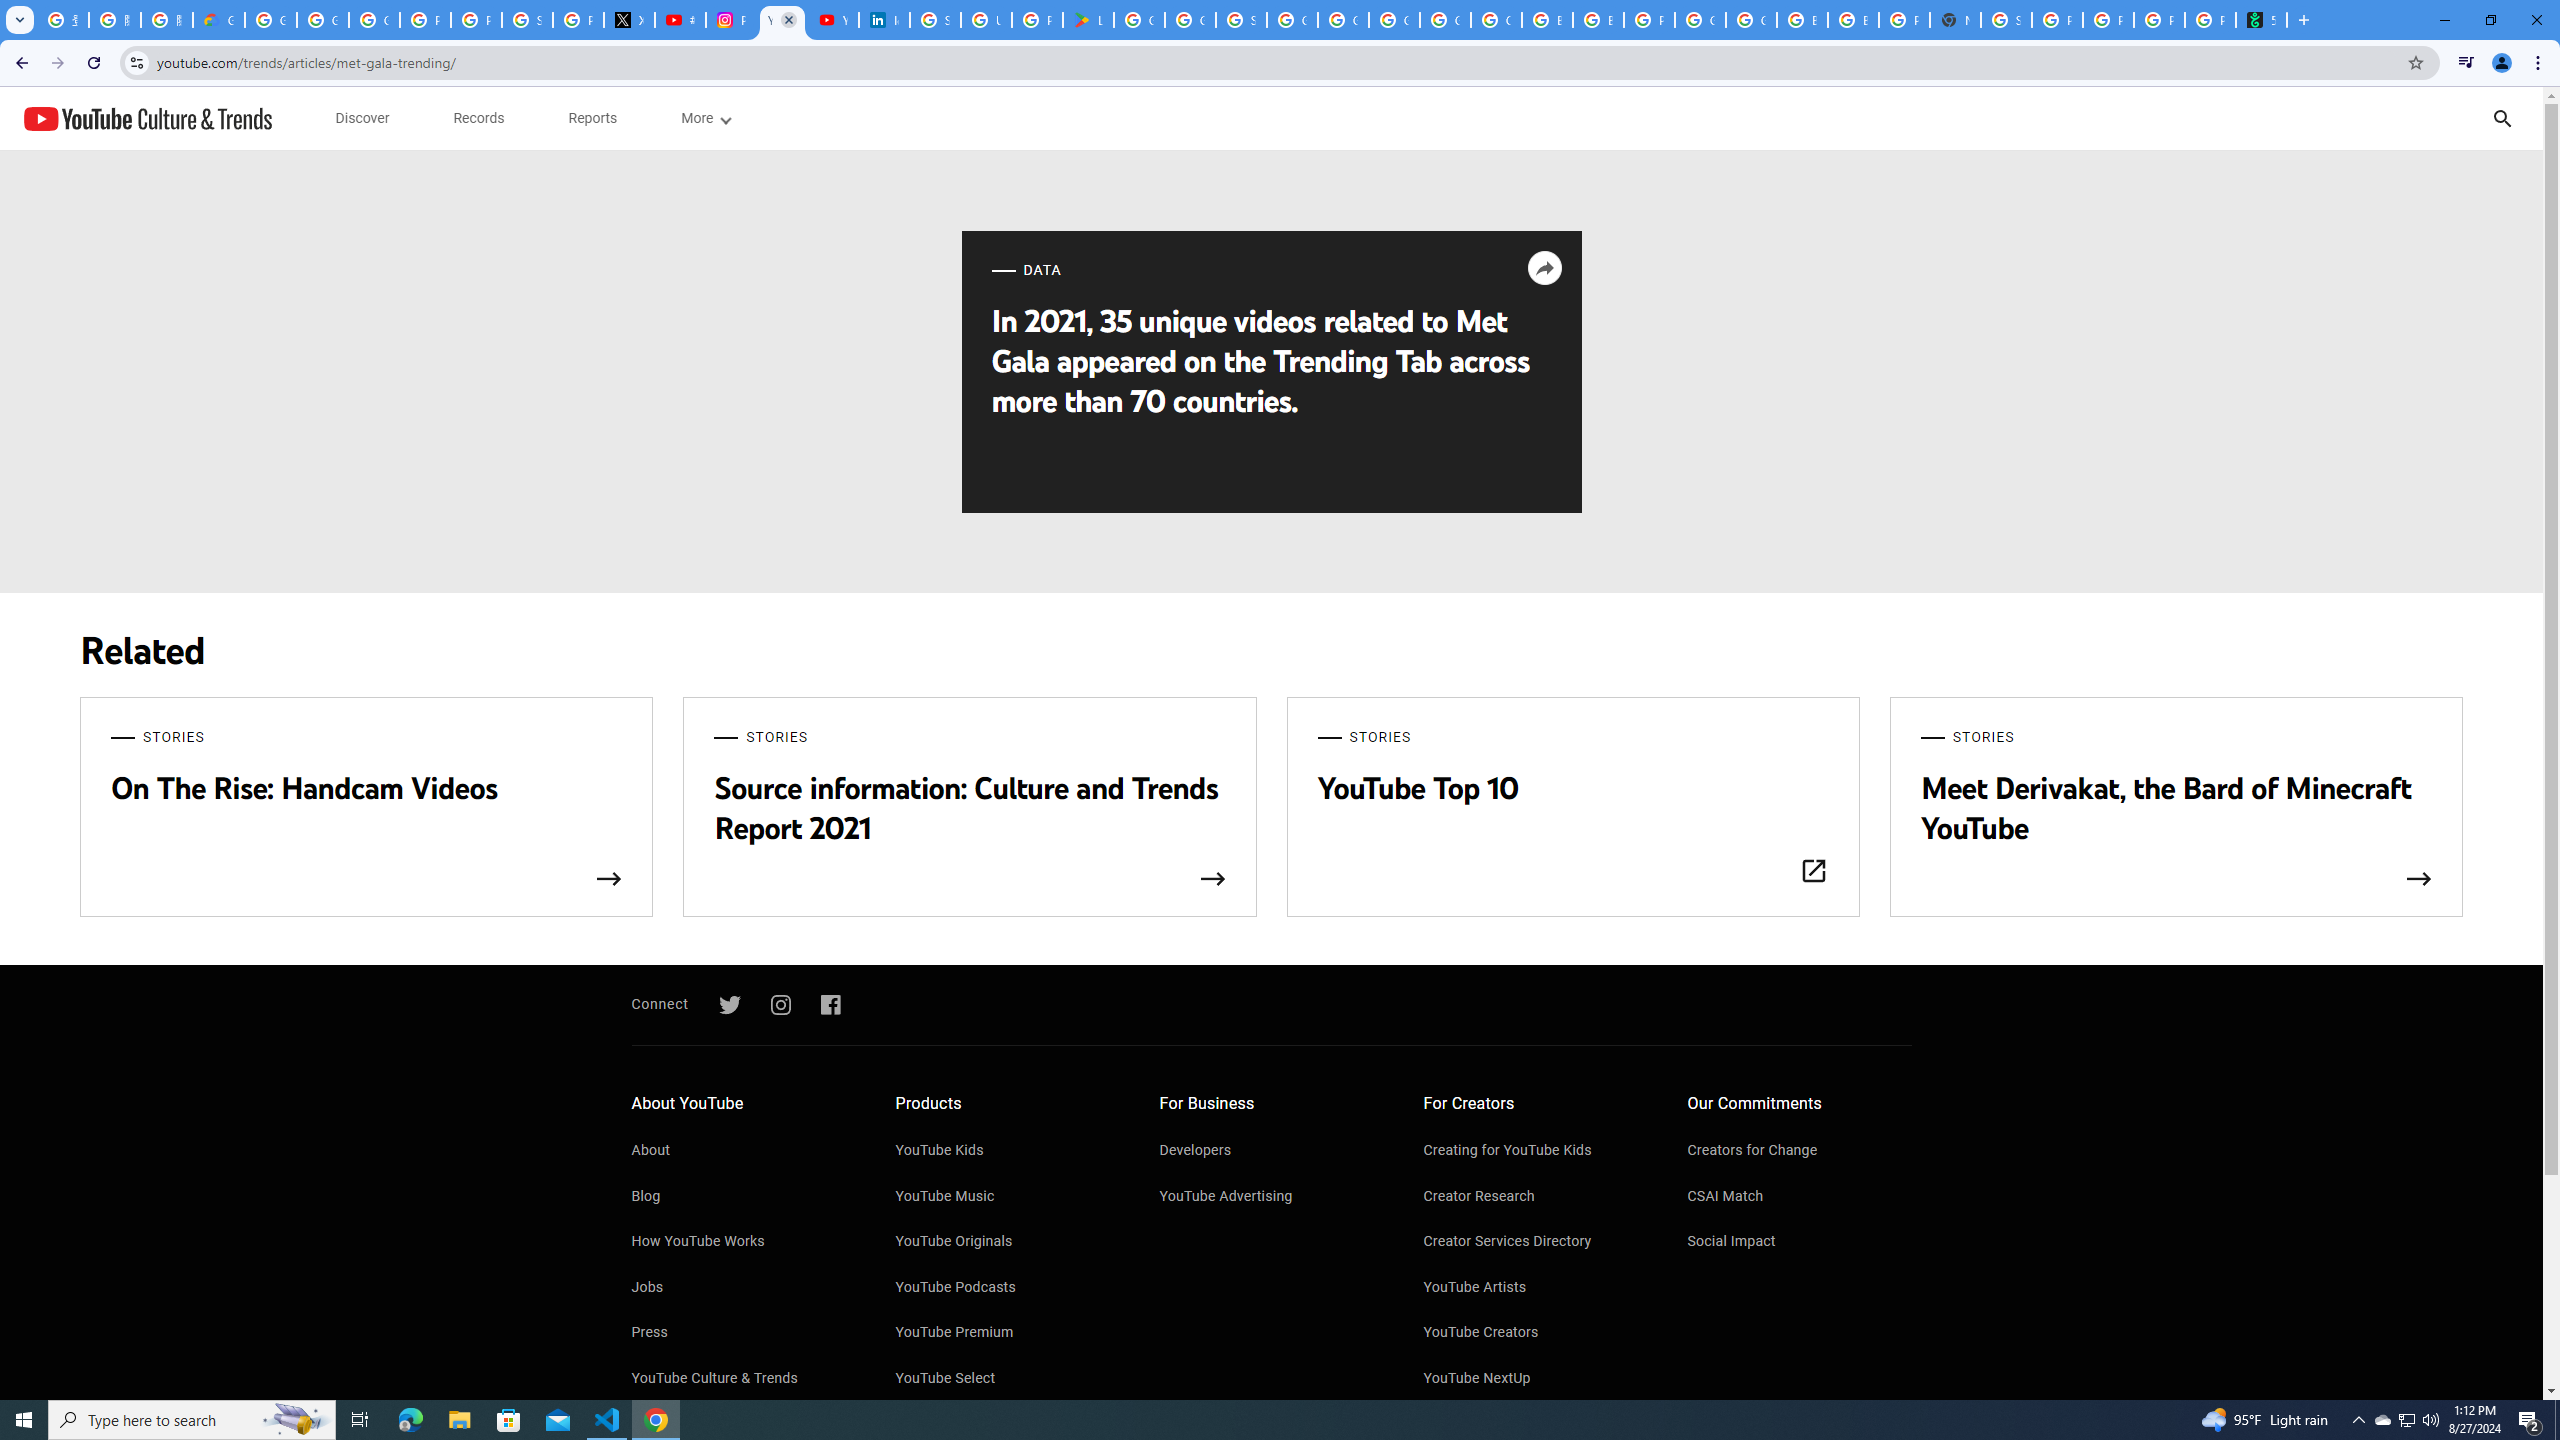 The height and width of the screenshot is (1440, 2560). What do you see at coordinates (1007, 1152) in the screenshot?
I see `'YouTube Kids'` at bounding box center [1007, 1152].